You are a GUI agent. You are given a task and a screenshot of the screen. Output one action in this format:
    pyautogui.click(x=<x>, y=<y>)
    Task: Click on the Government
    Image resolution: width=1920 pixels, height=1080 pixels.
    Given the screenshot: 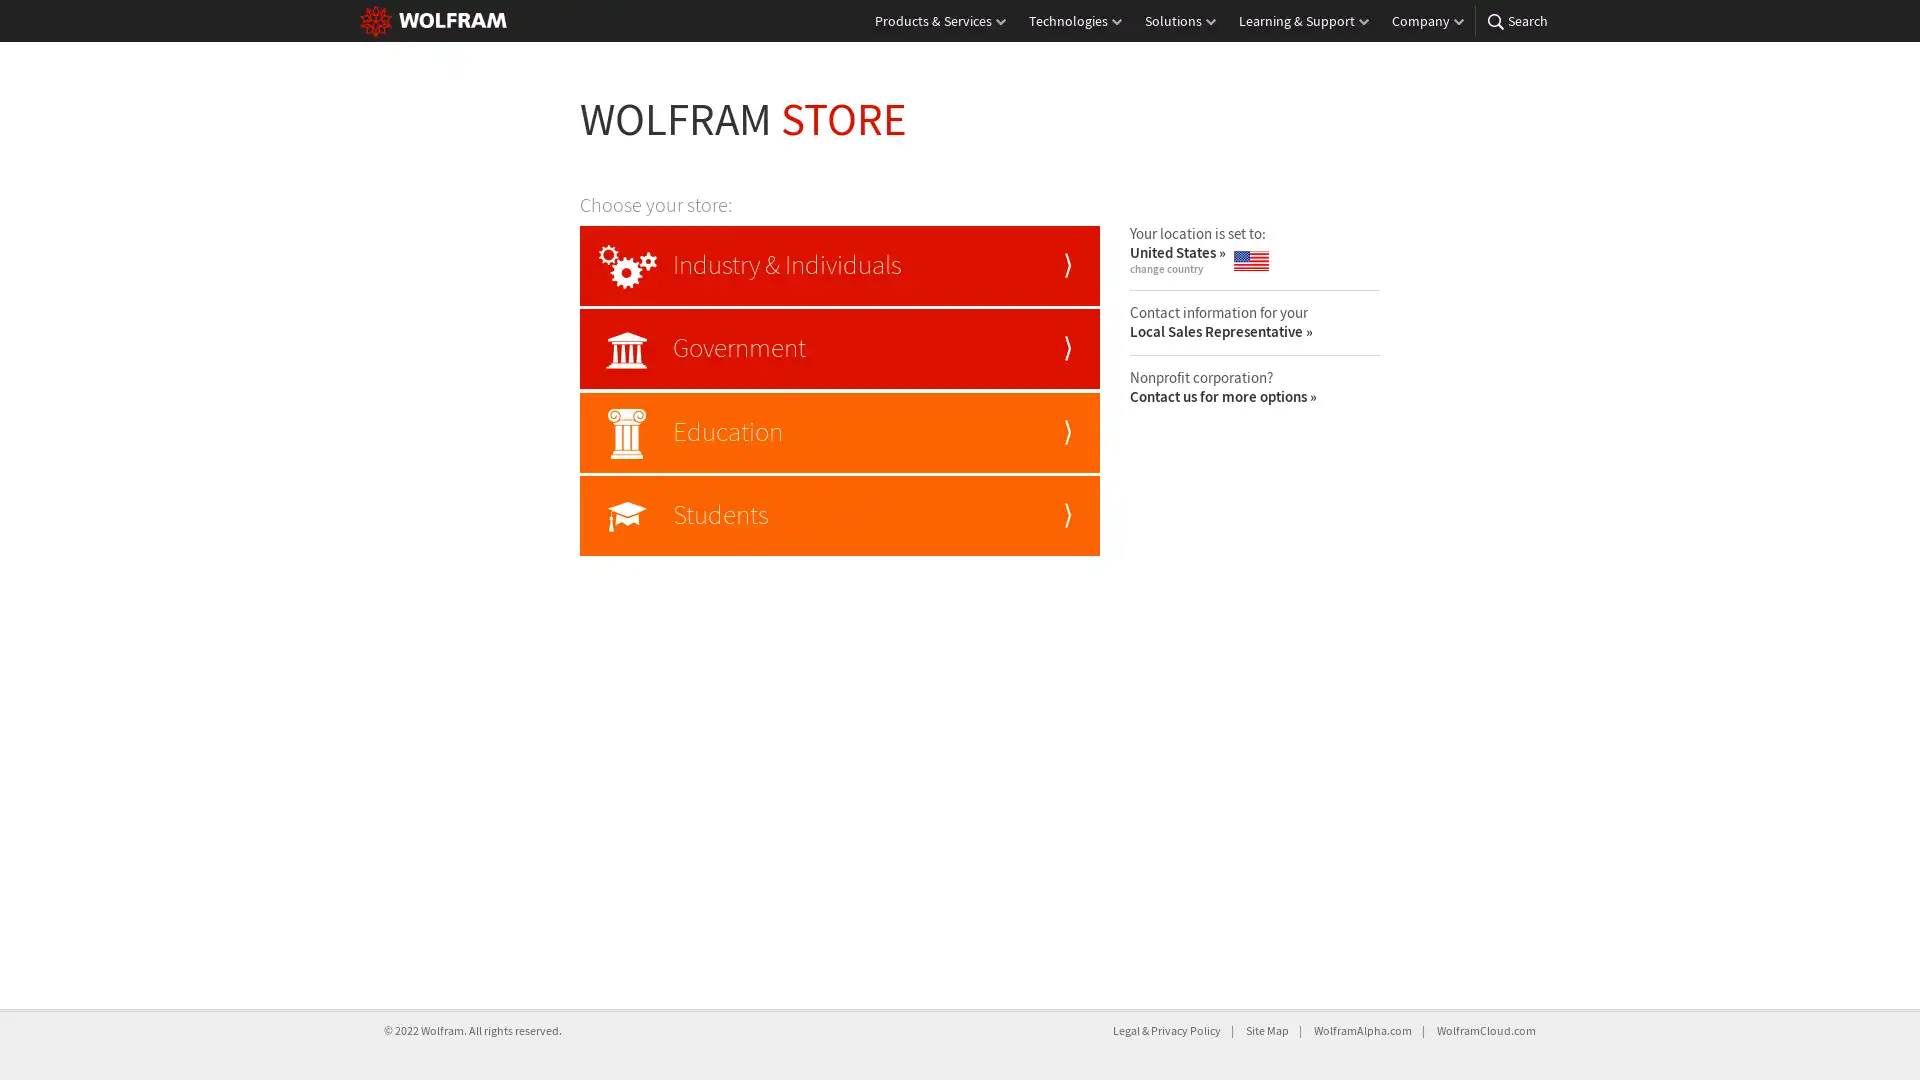 What is the action you would take?
    pyautogui.click(x=840, y=347)
    